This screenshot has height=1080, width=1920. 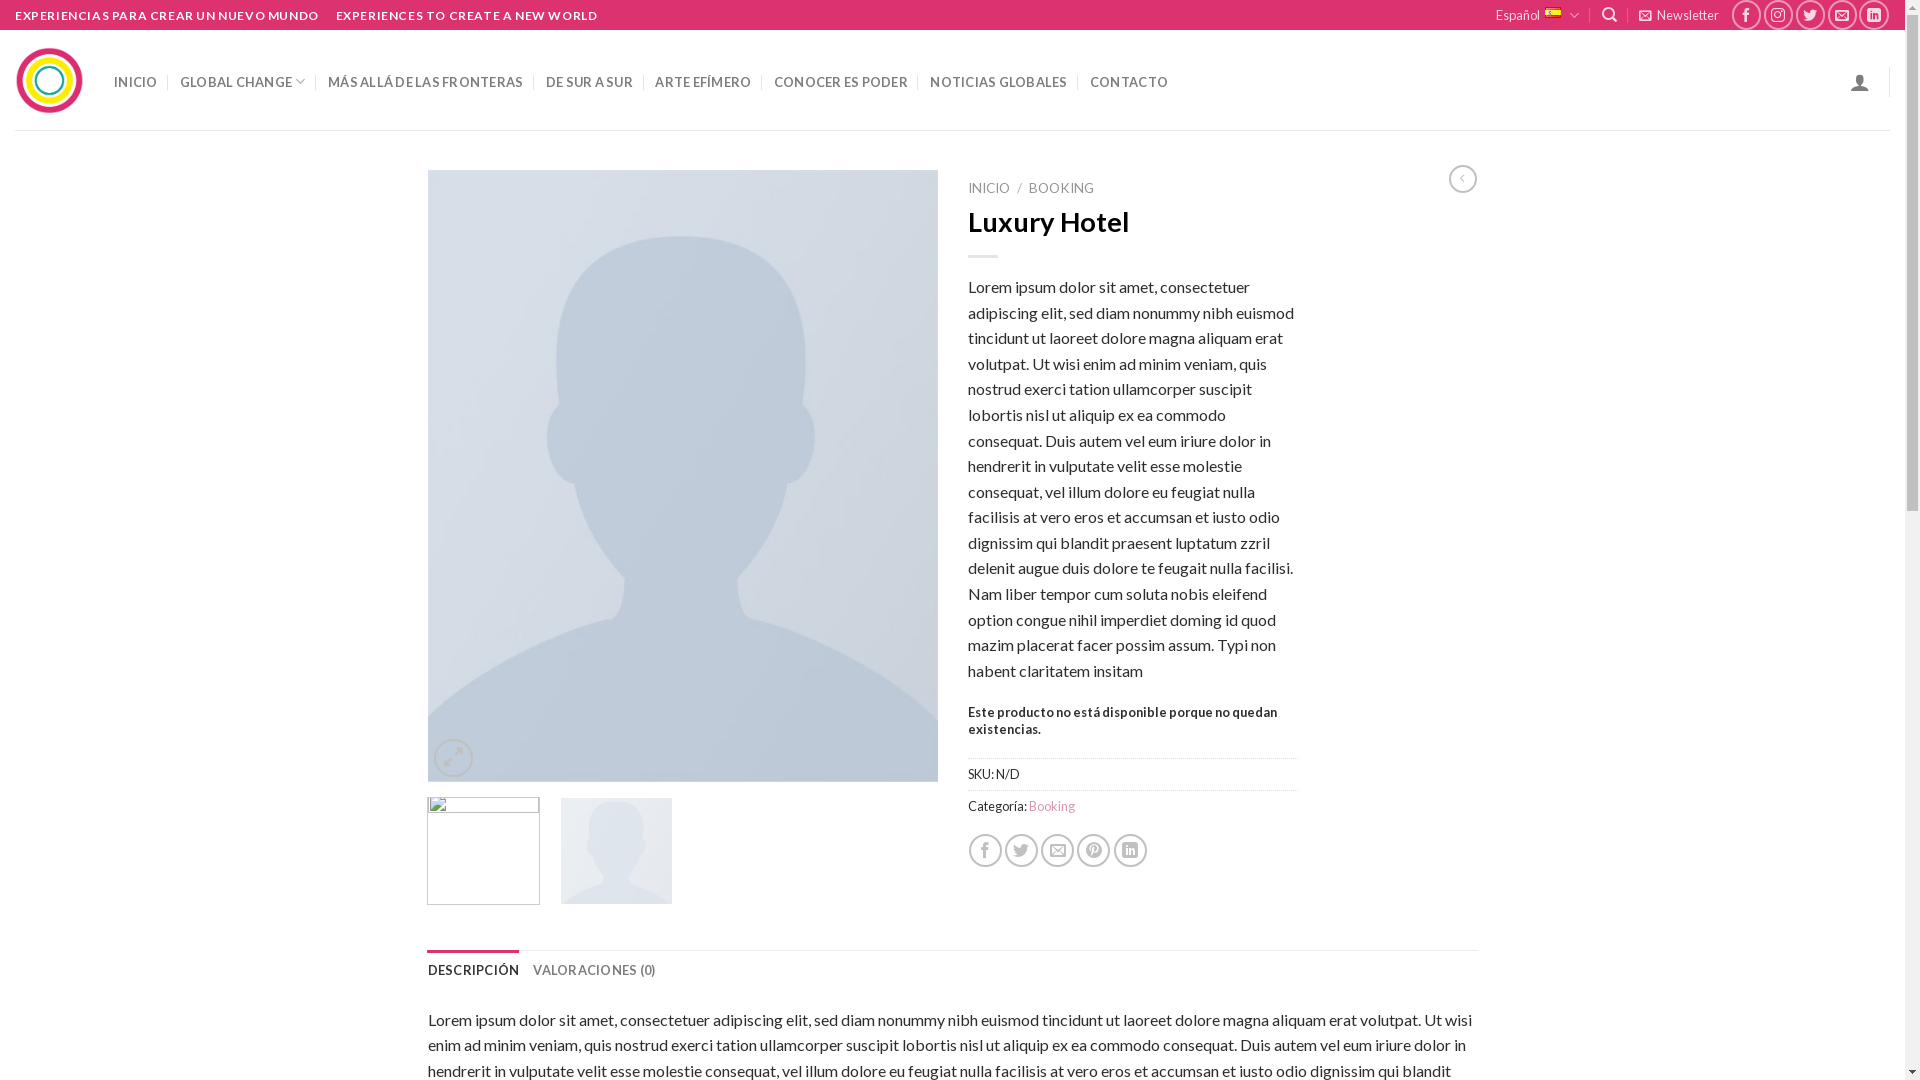 I want to click on 'GLOBAL CHANGE', so click(x=242, y=80).